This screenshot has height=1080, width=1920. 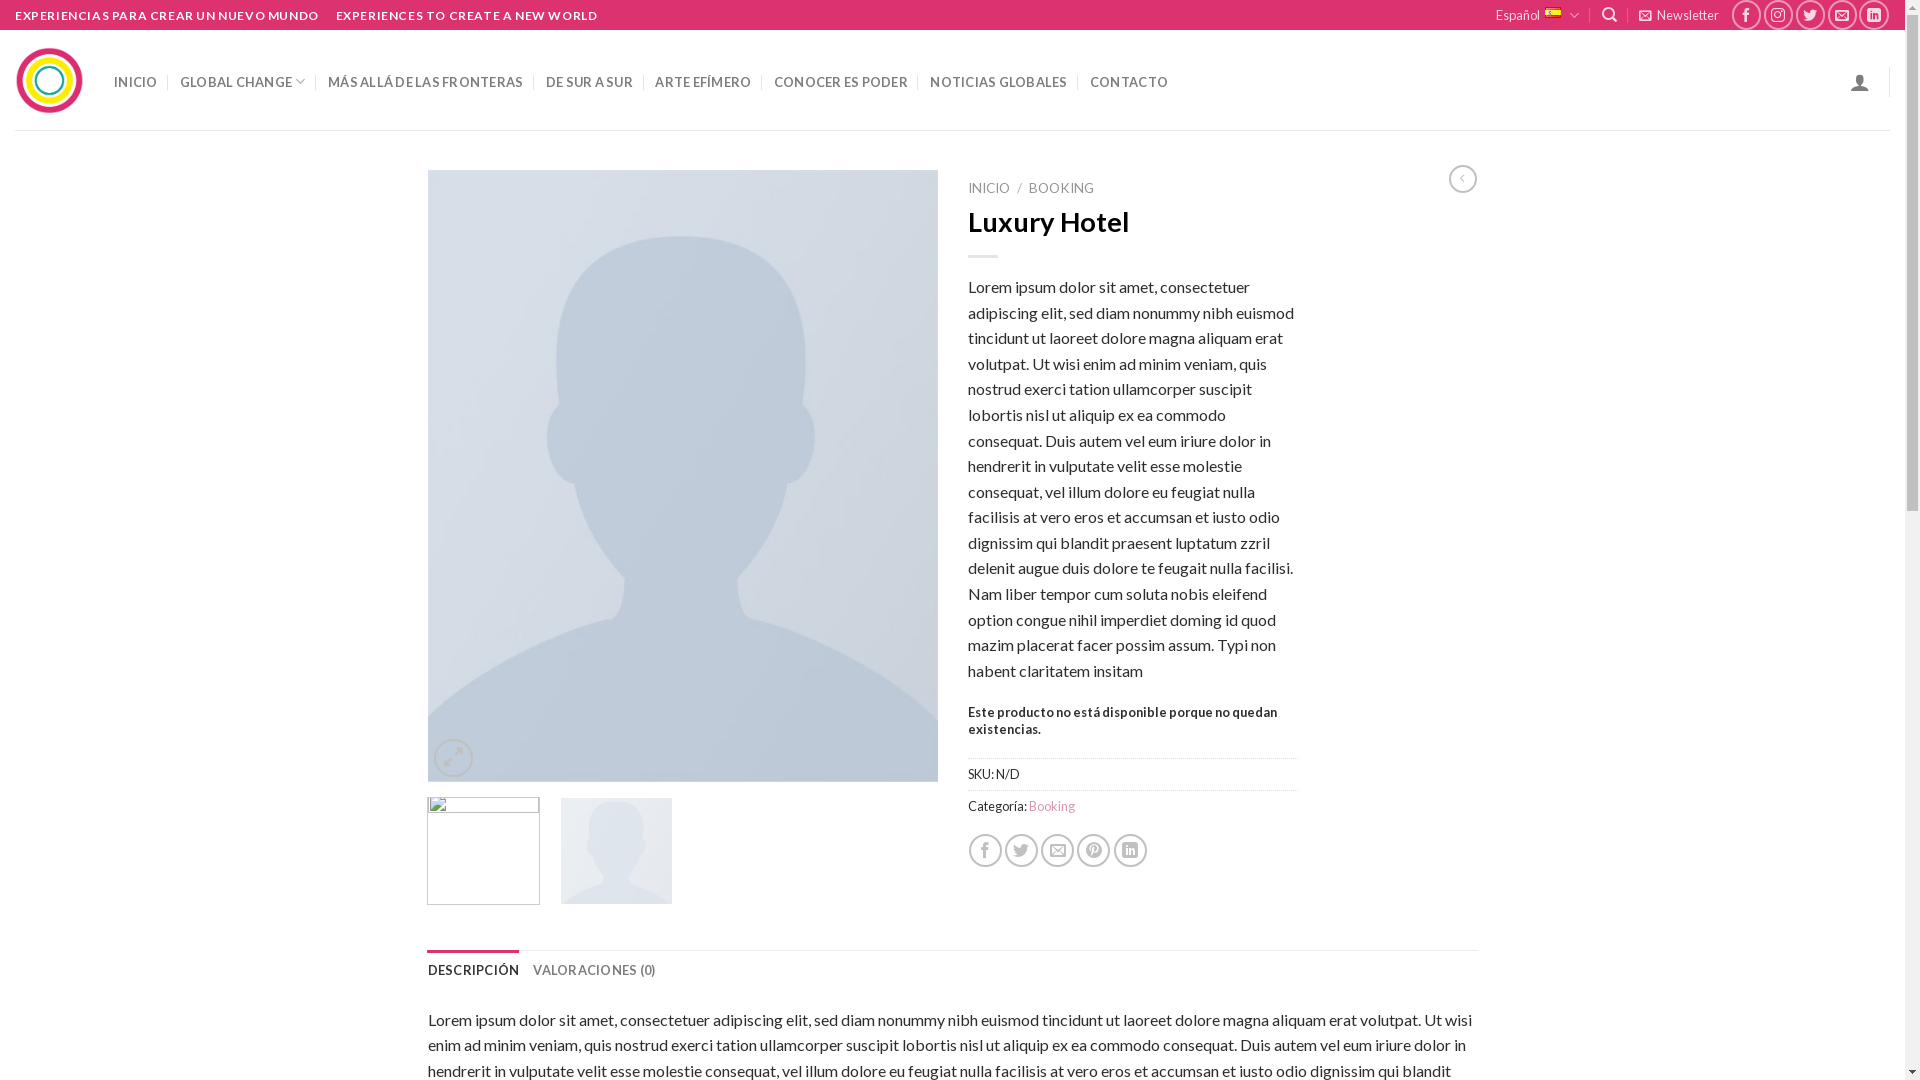 I want to click on 'GLOBAL CHANGE', so click(x=242, y=80).